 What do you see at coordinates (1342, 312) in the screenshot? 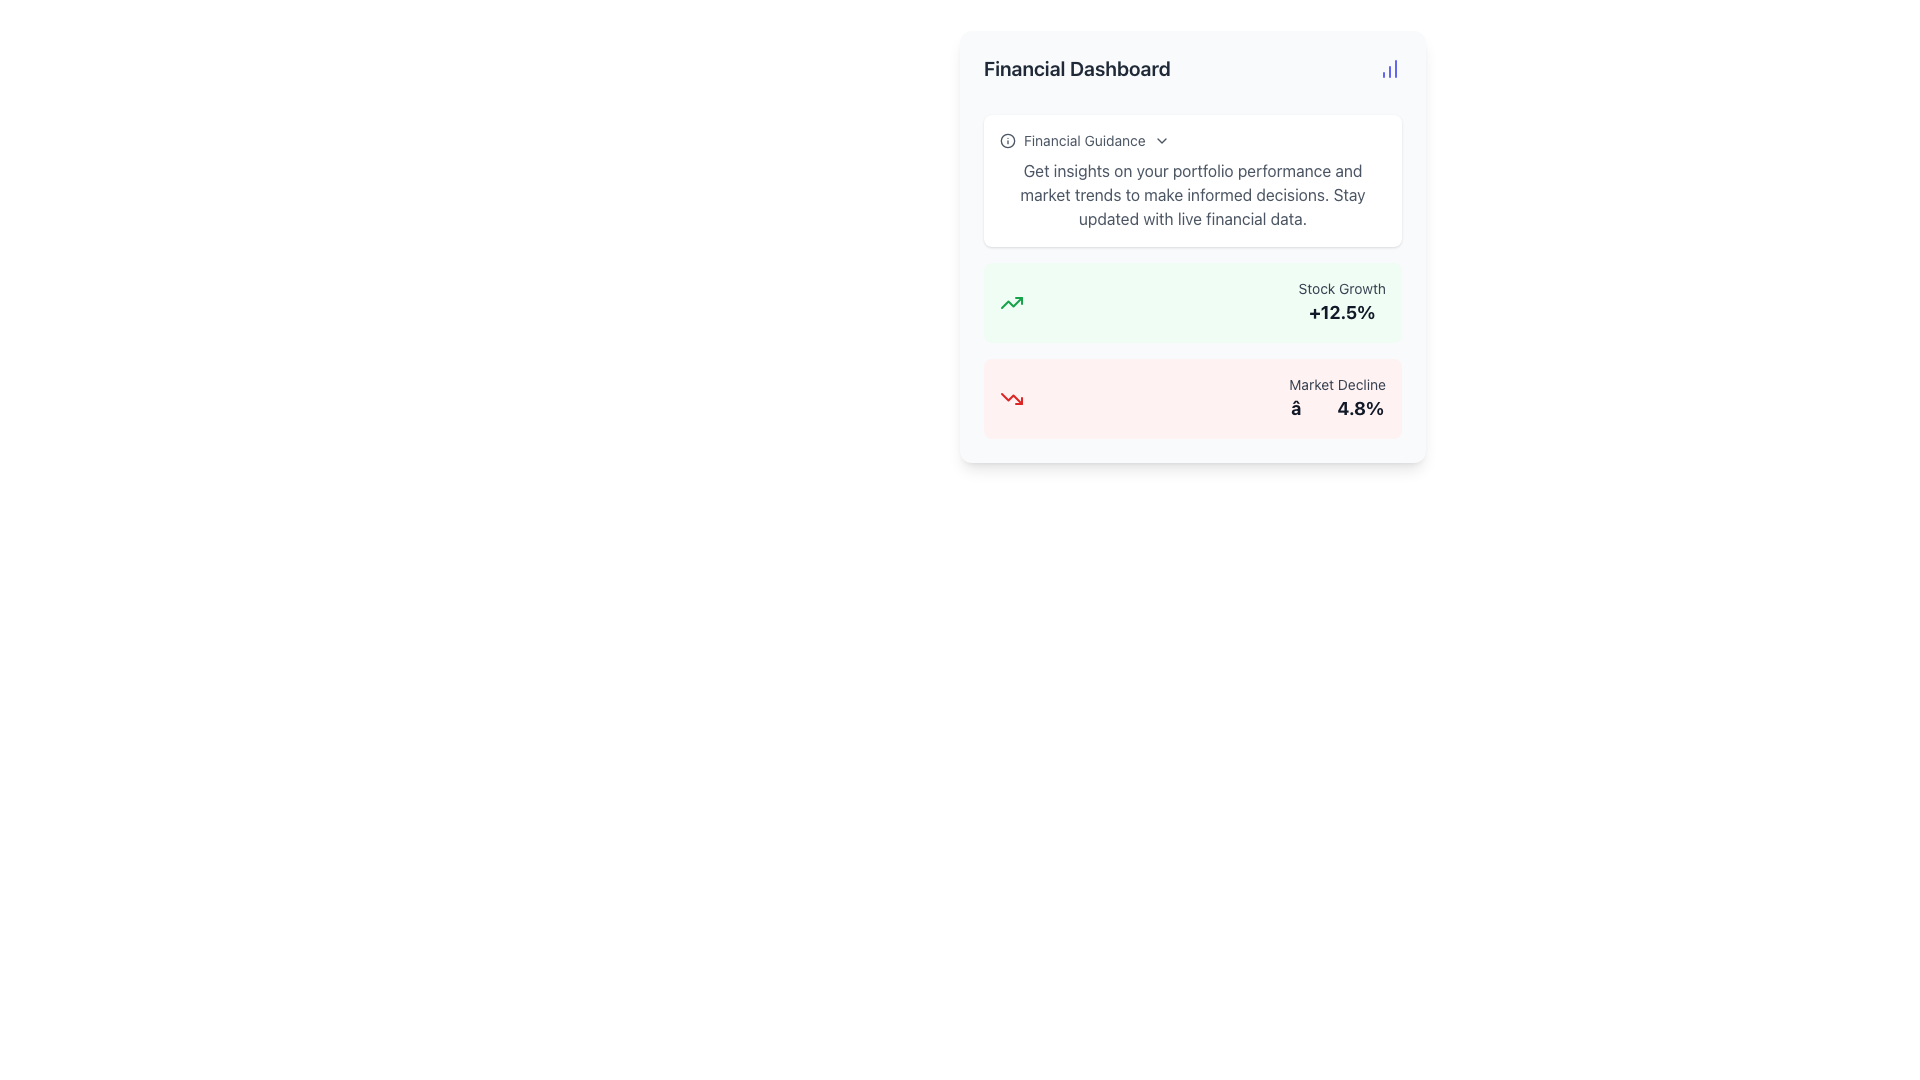
I see `the text display element that shows the percentage increase of stock growth, located in the second row of the 'Stock Growth' section beneath the 'Stock Growth' label` at bounding box center [1342, 312].